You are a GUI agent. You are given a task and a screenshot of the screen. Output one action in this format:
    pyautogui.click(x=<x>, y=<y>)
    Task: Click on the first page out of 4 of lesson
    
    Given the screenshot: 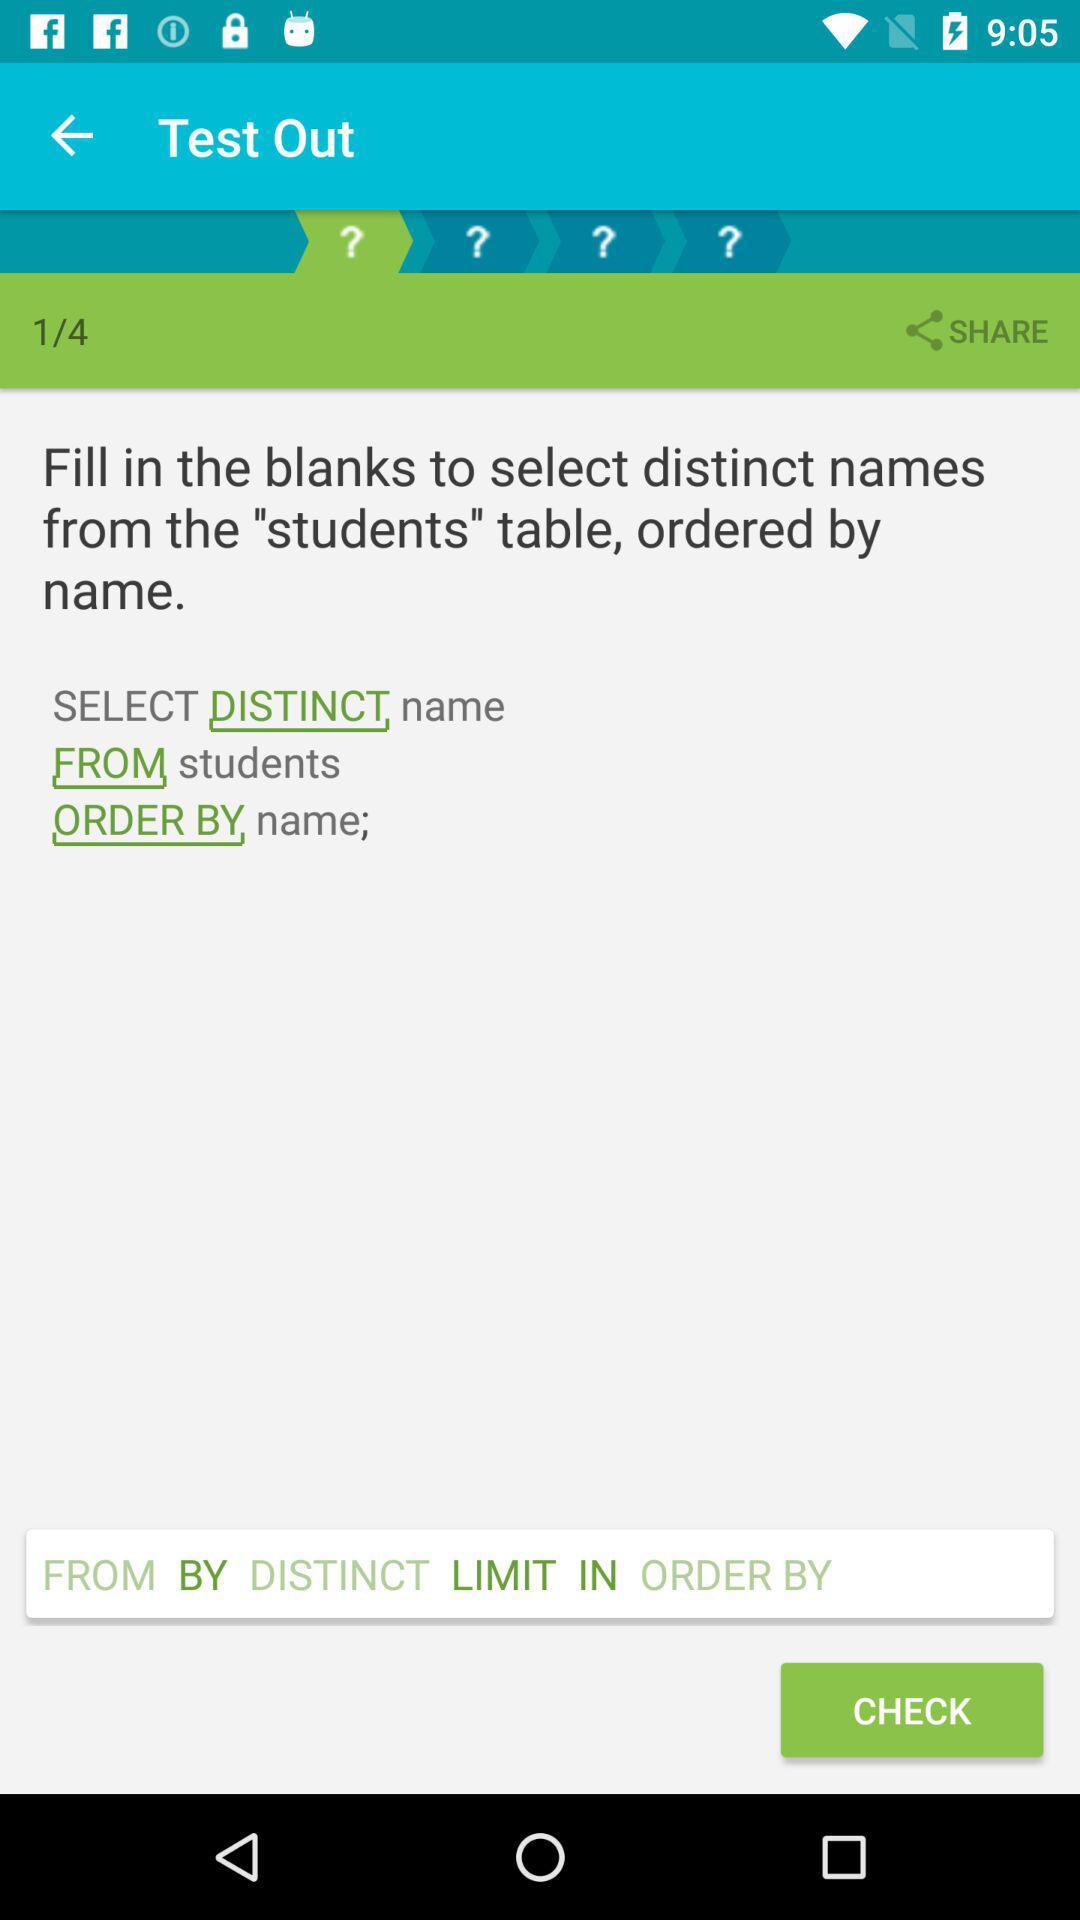 What is the action you would take?
    pyautogui.click(x=350, y=240)
    